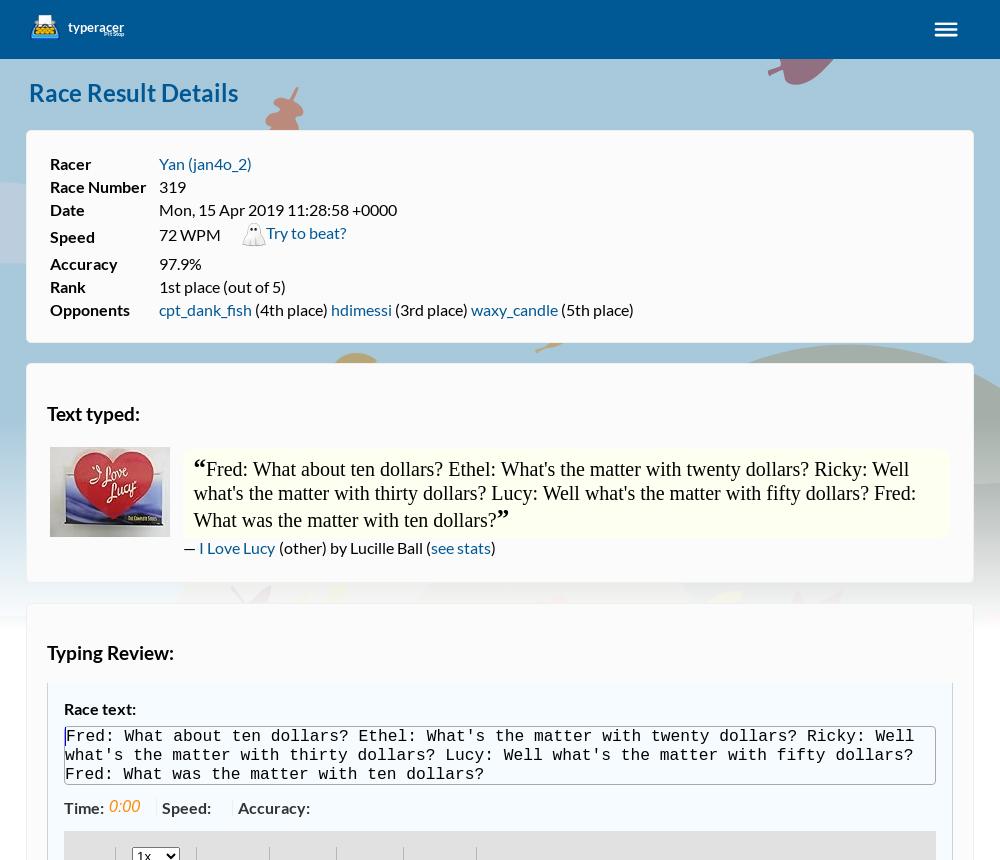  What do you see at coordinates (204, 162) in the screenshot?
I see `'Yan (jan4o_2)'` at bounding box center [204, 162].